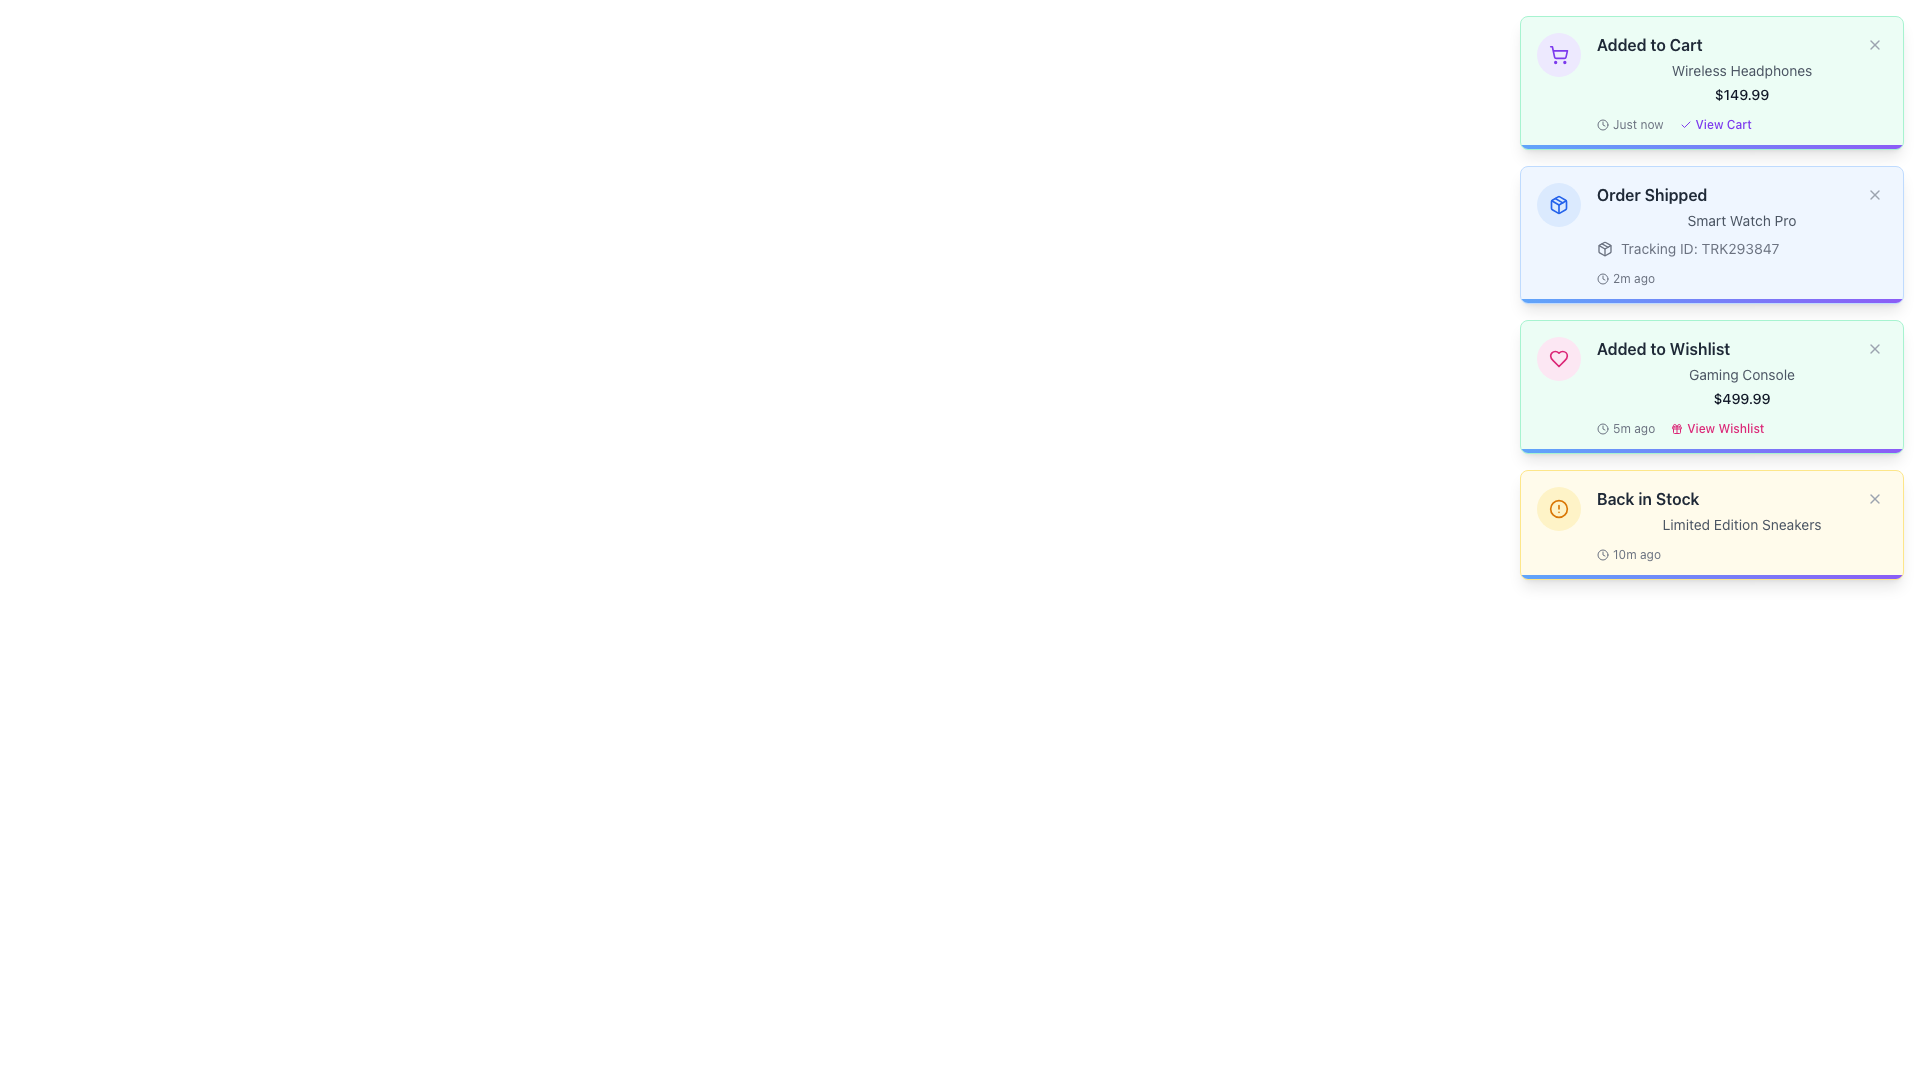 The image size is (1920, 1080). Describe the element at coordinates (1874, 347) in the screenshot. I see `the close button located at the top-right corner of the 'Added to Wishlist' notification card` at that location.